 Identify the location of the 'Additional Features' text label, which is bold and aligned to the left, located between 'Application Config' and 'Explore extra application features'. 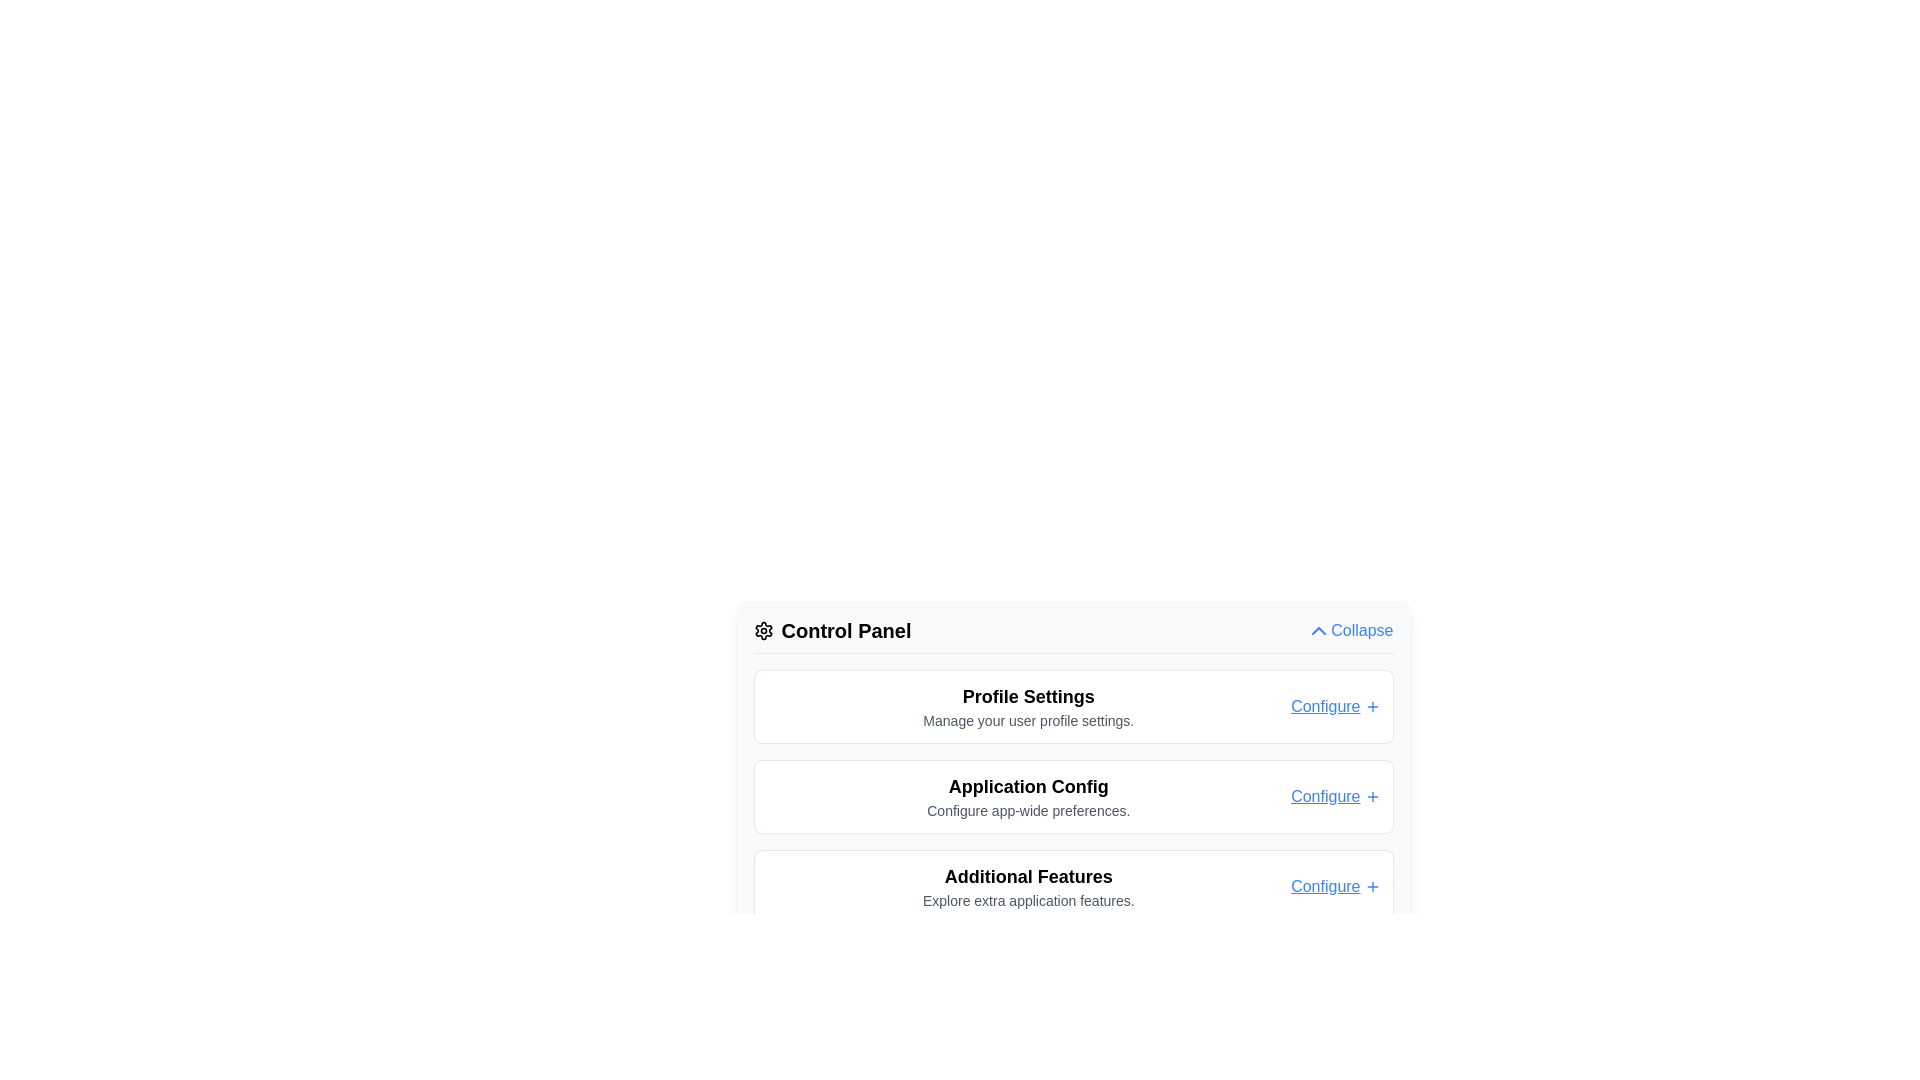
(1028, 875).